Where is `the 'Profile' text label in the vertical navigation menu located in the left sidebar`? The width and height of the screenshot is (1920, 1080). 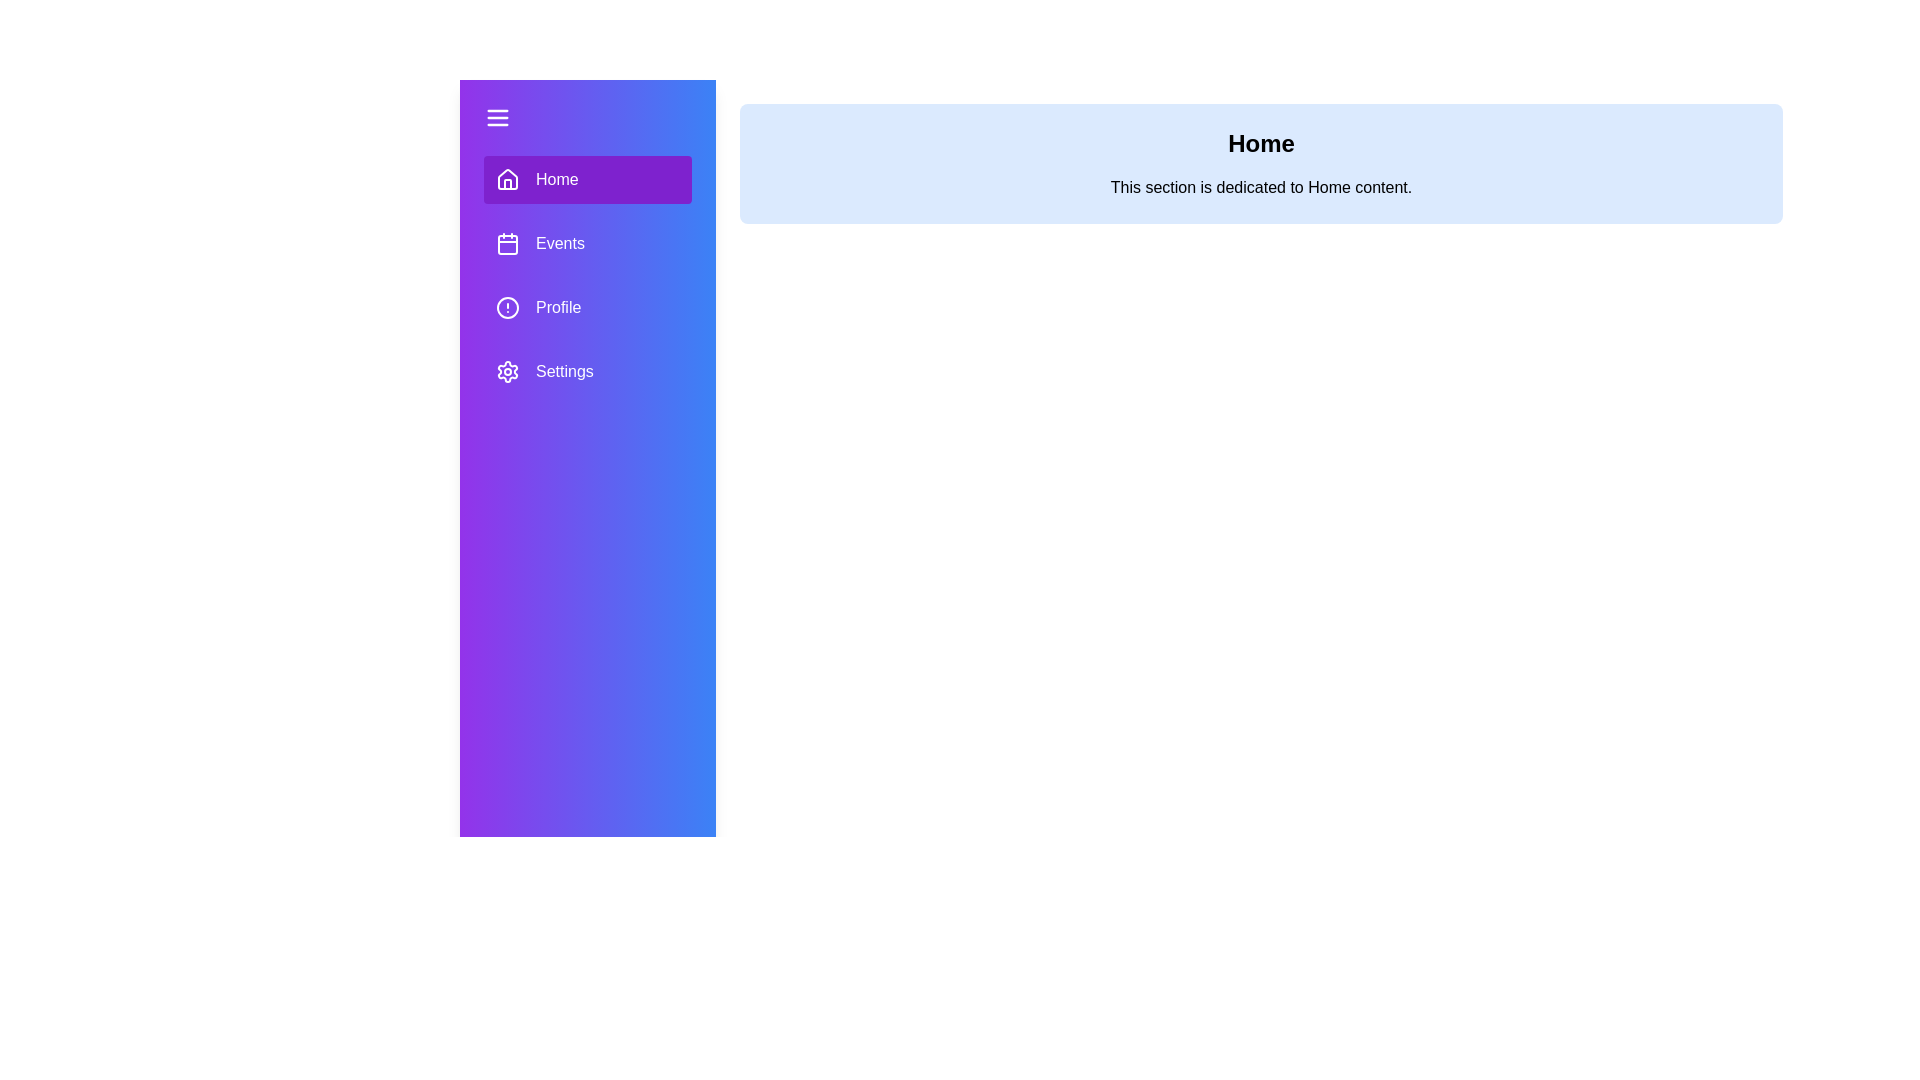
the 'Profile' text label in the vertical navigation menu located in the left sidebar is located at coordinates (558, 308).